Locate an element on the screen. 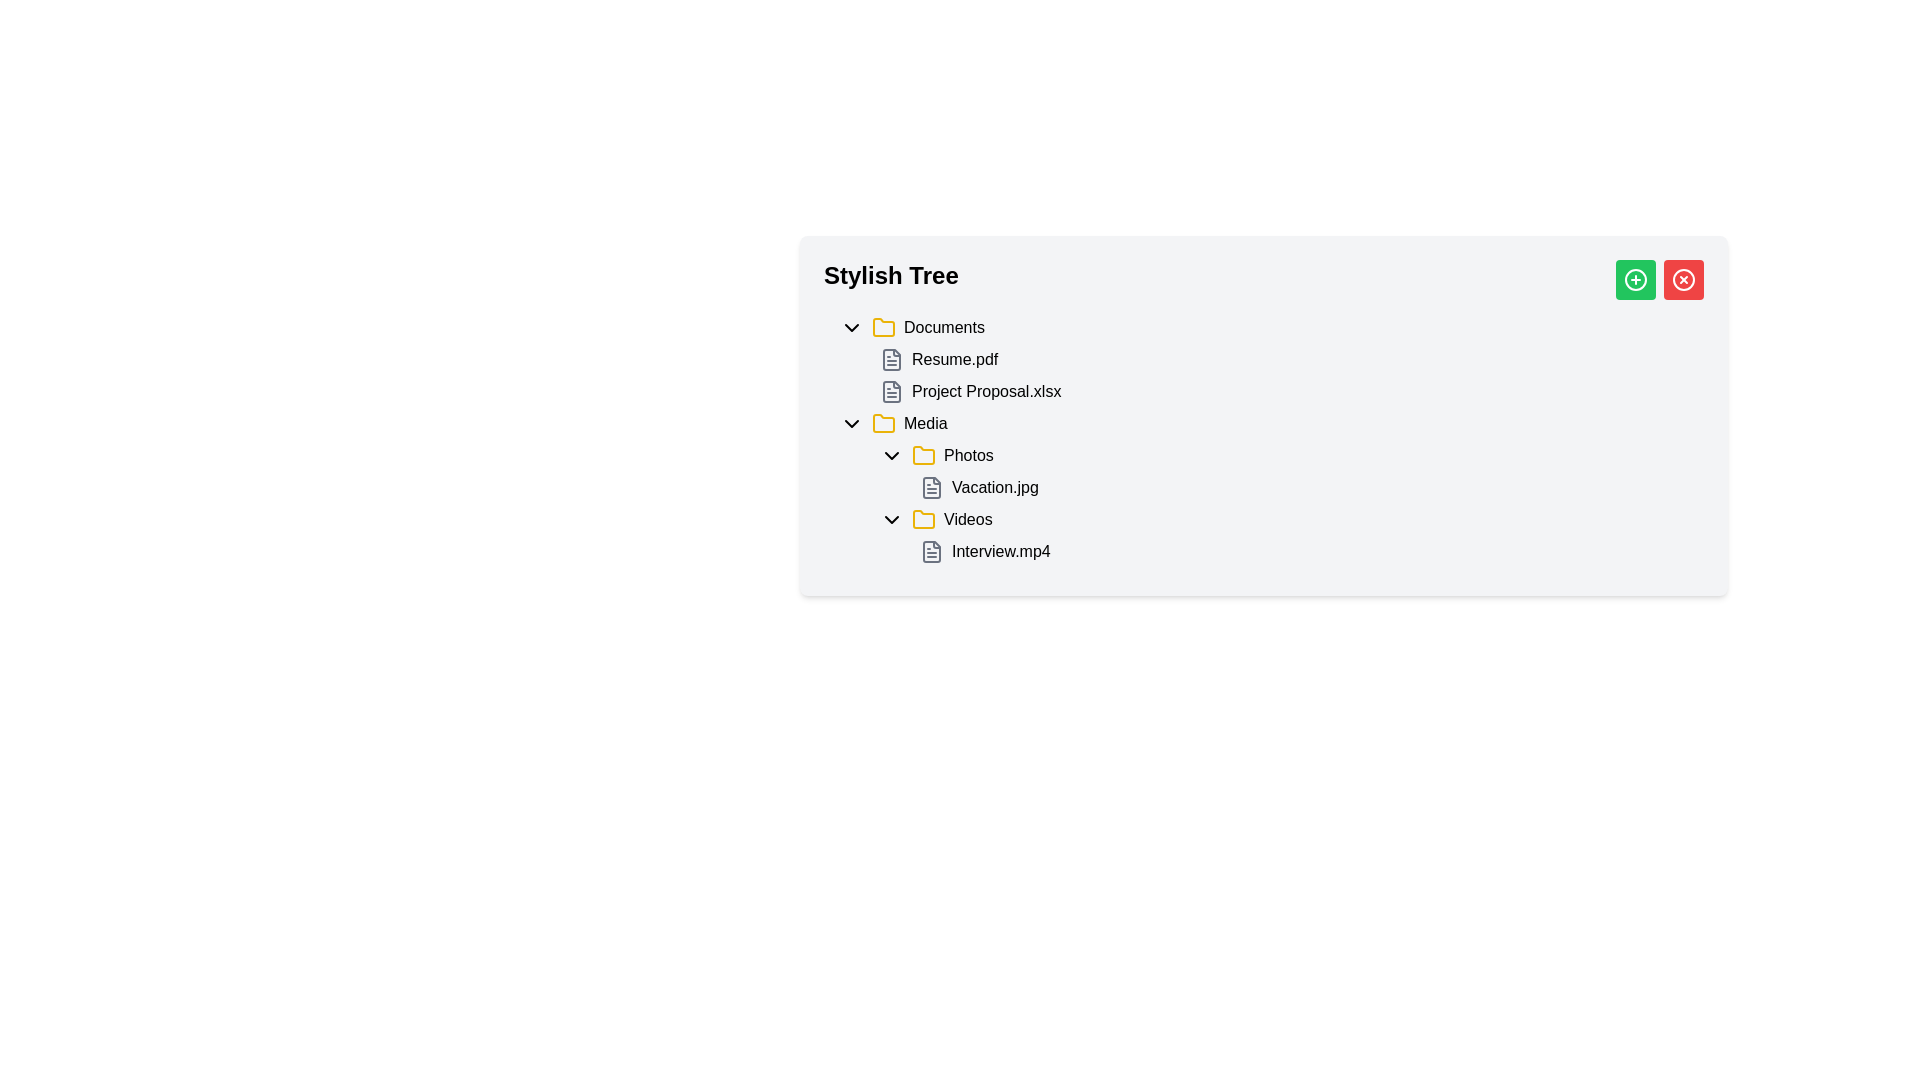 This screenshot has height=1080, width=1920. the Chevron icon is located at coordinates (891, 455).